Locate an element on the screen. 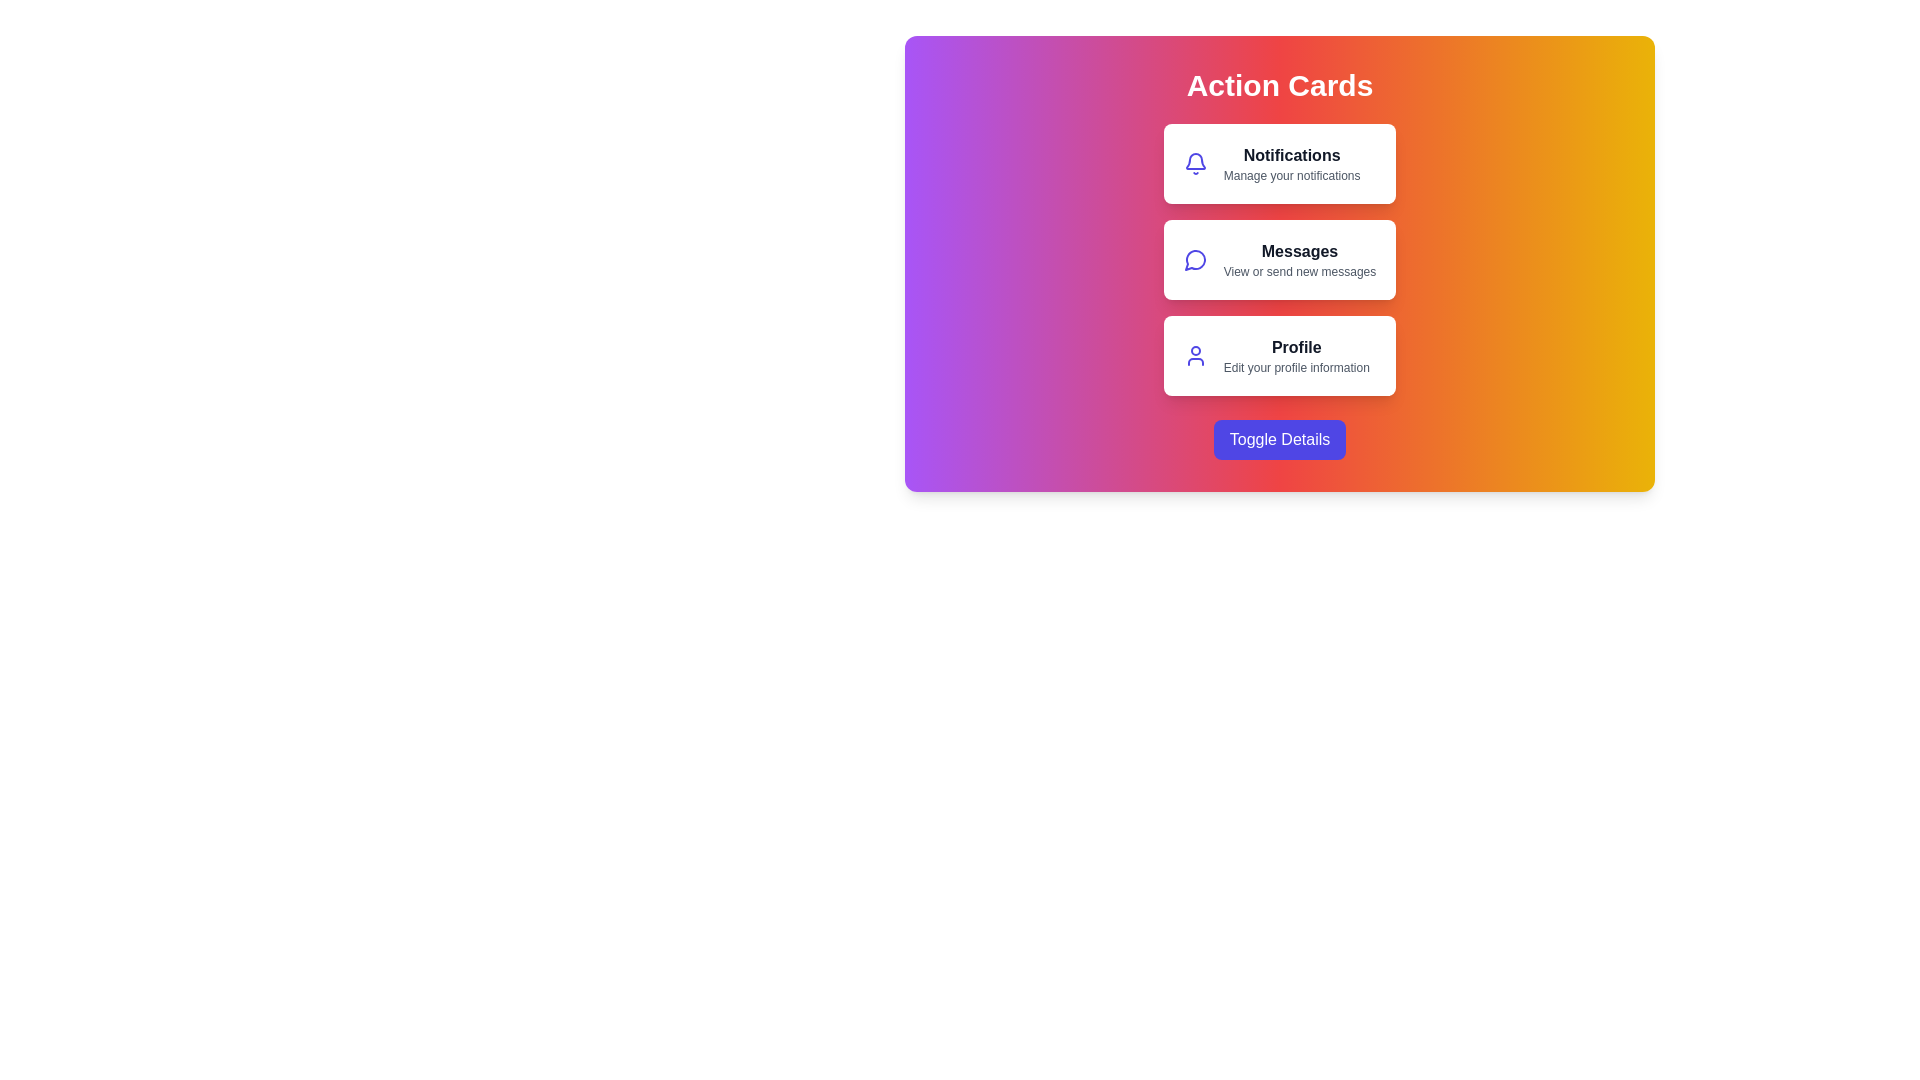 This screenshot has width=1920, height=1080. descriptive subtitle text located directly beneath the 'Messages' title within the same card, which provides additional context about the functionality of the 'Messages' card is located at coordinates (1300, 272).